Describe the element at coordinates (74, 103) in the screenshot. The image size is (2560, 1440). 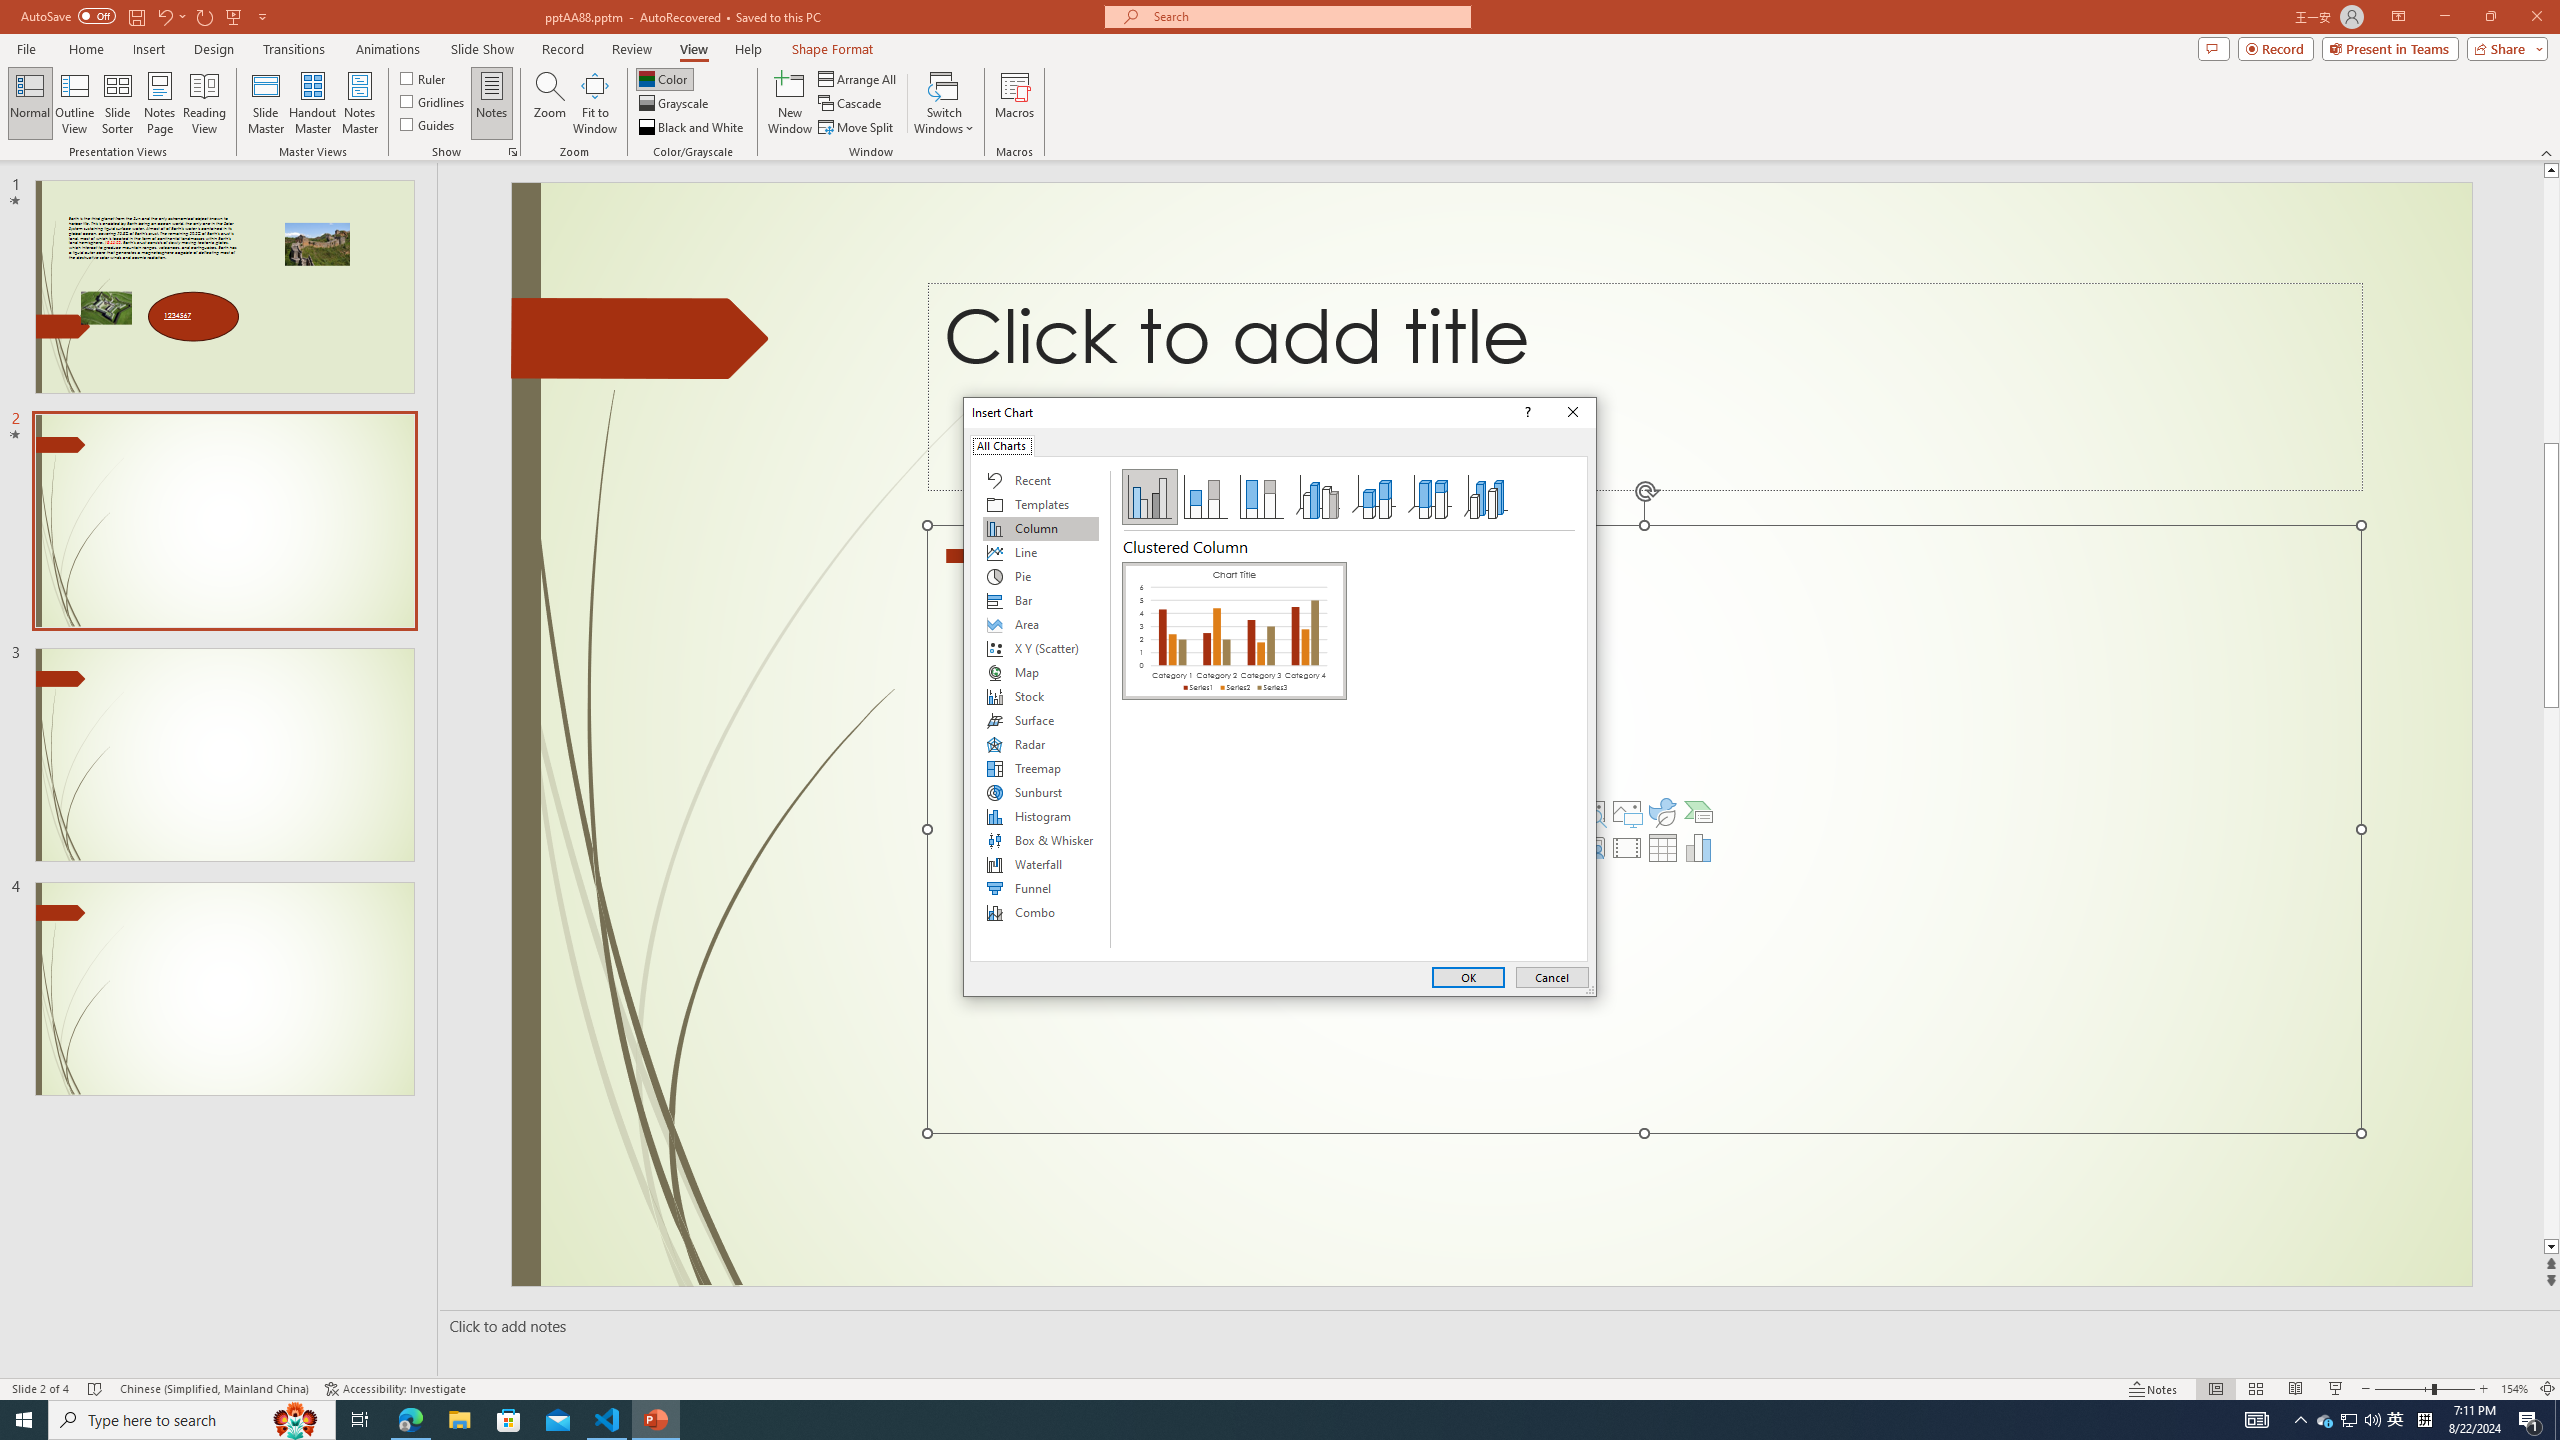
I see `'Outline View'` at that location.